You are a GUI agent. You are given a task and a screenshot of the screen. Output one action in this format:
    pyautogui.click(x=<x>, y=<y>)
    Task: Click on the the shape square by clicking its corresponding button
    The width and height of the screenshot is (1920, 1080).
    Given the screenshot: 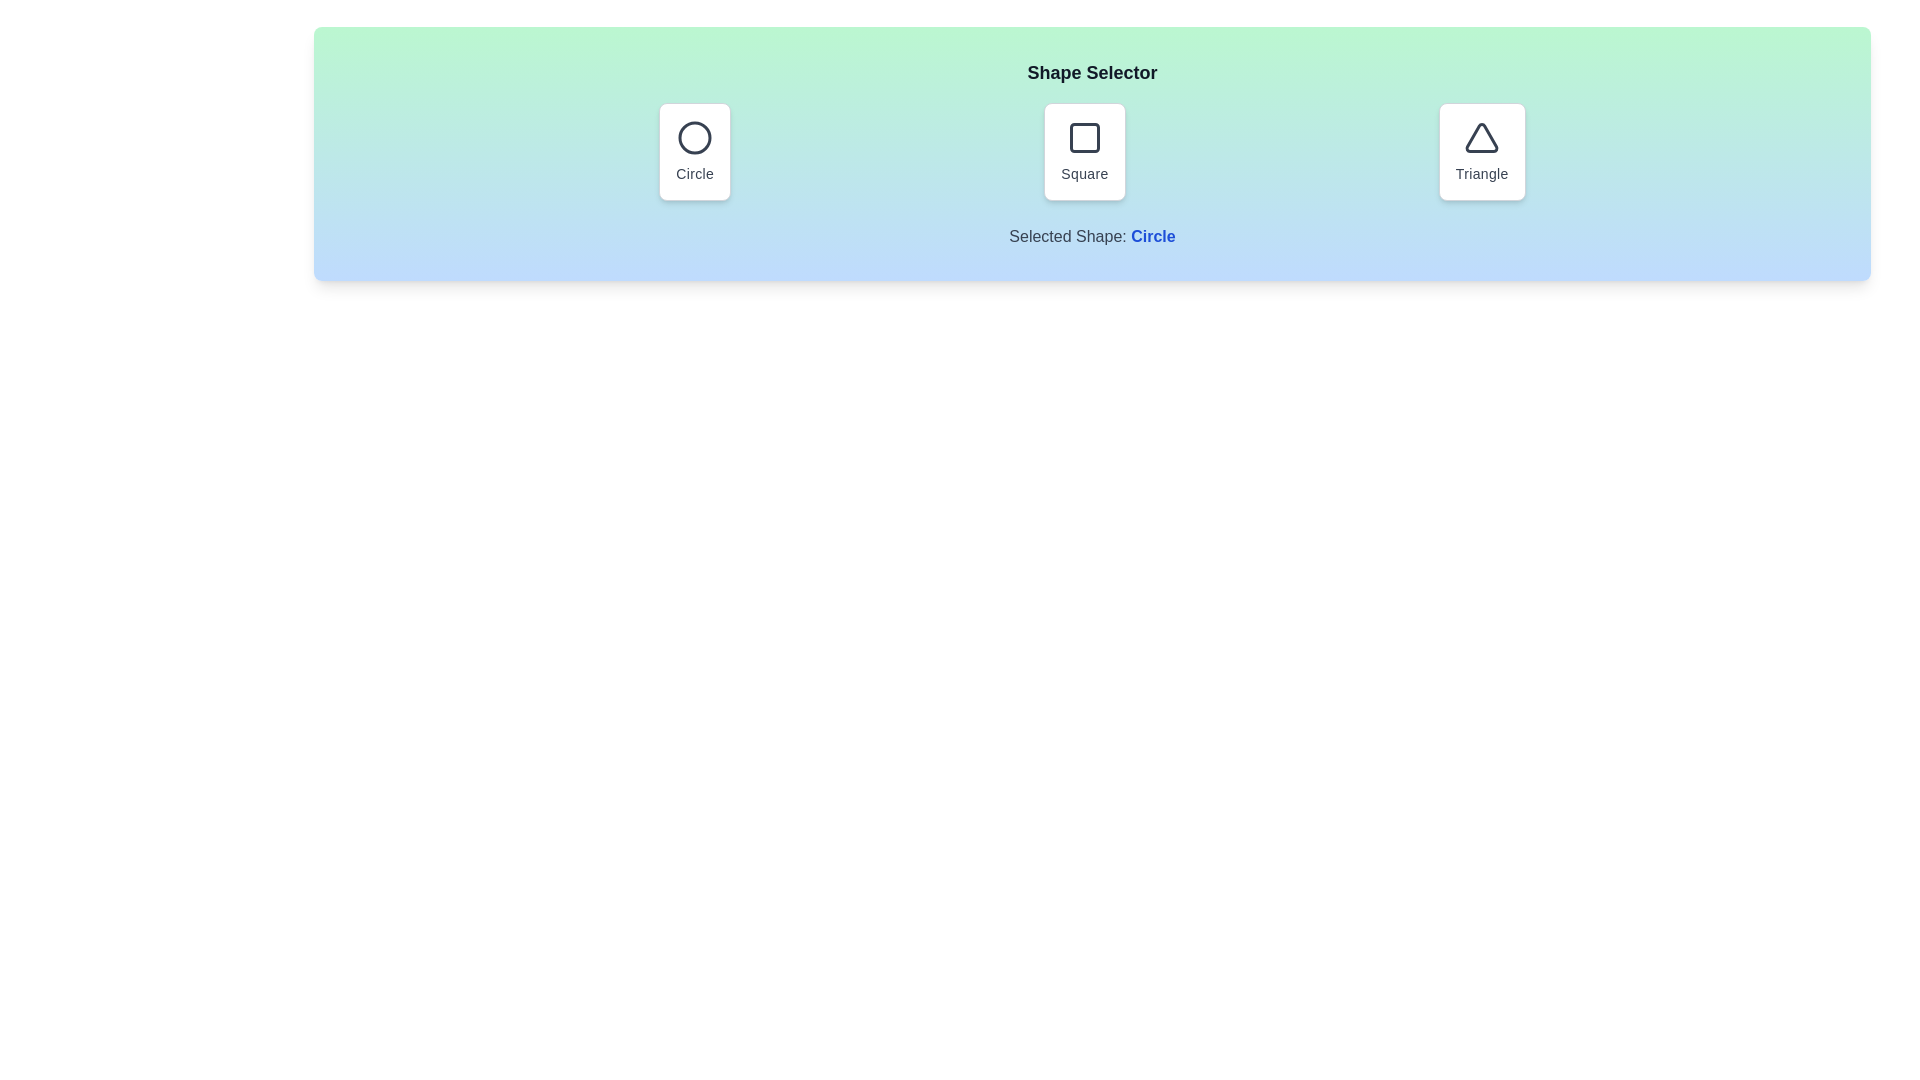 What is the action you would take?
    pyautogui.click(x=1083, y=150)
    